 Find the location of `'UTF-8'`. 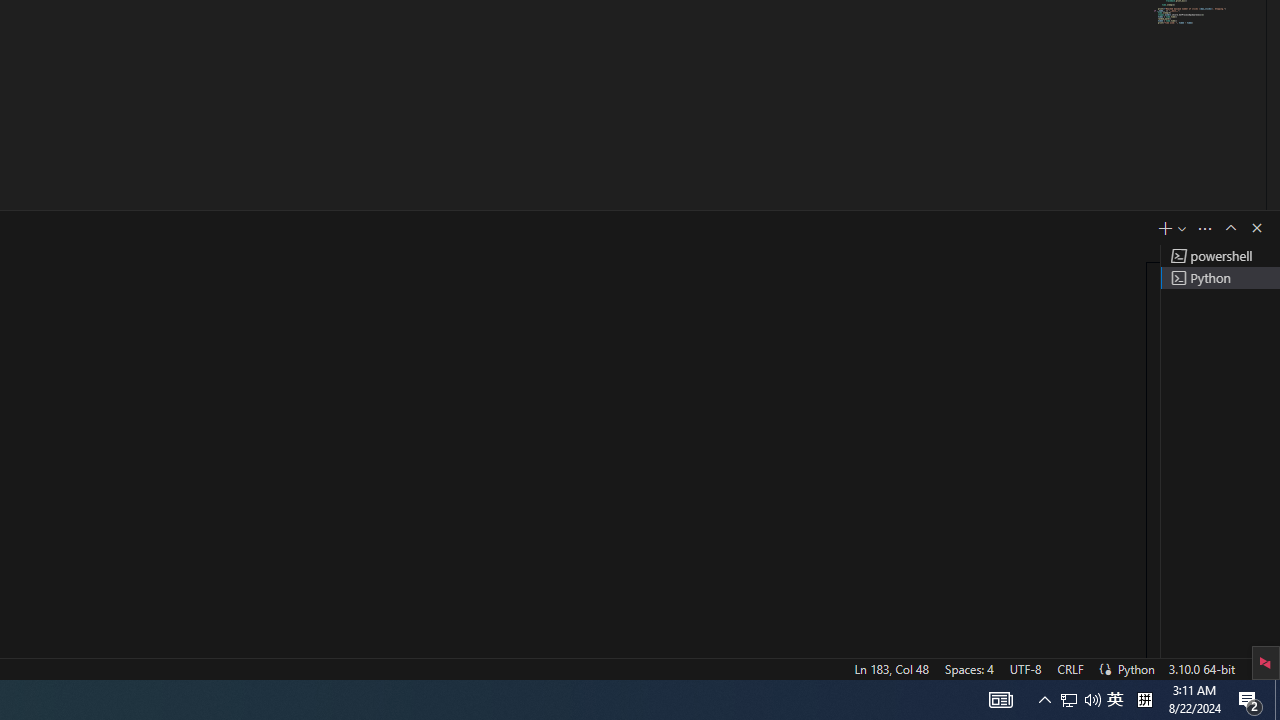

'UTF-8' is located at coordinates (1025, 668).